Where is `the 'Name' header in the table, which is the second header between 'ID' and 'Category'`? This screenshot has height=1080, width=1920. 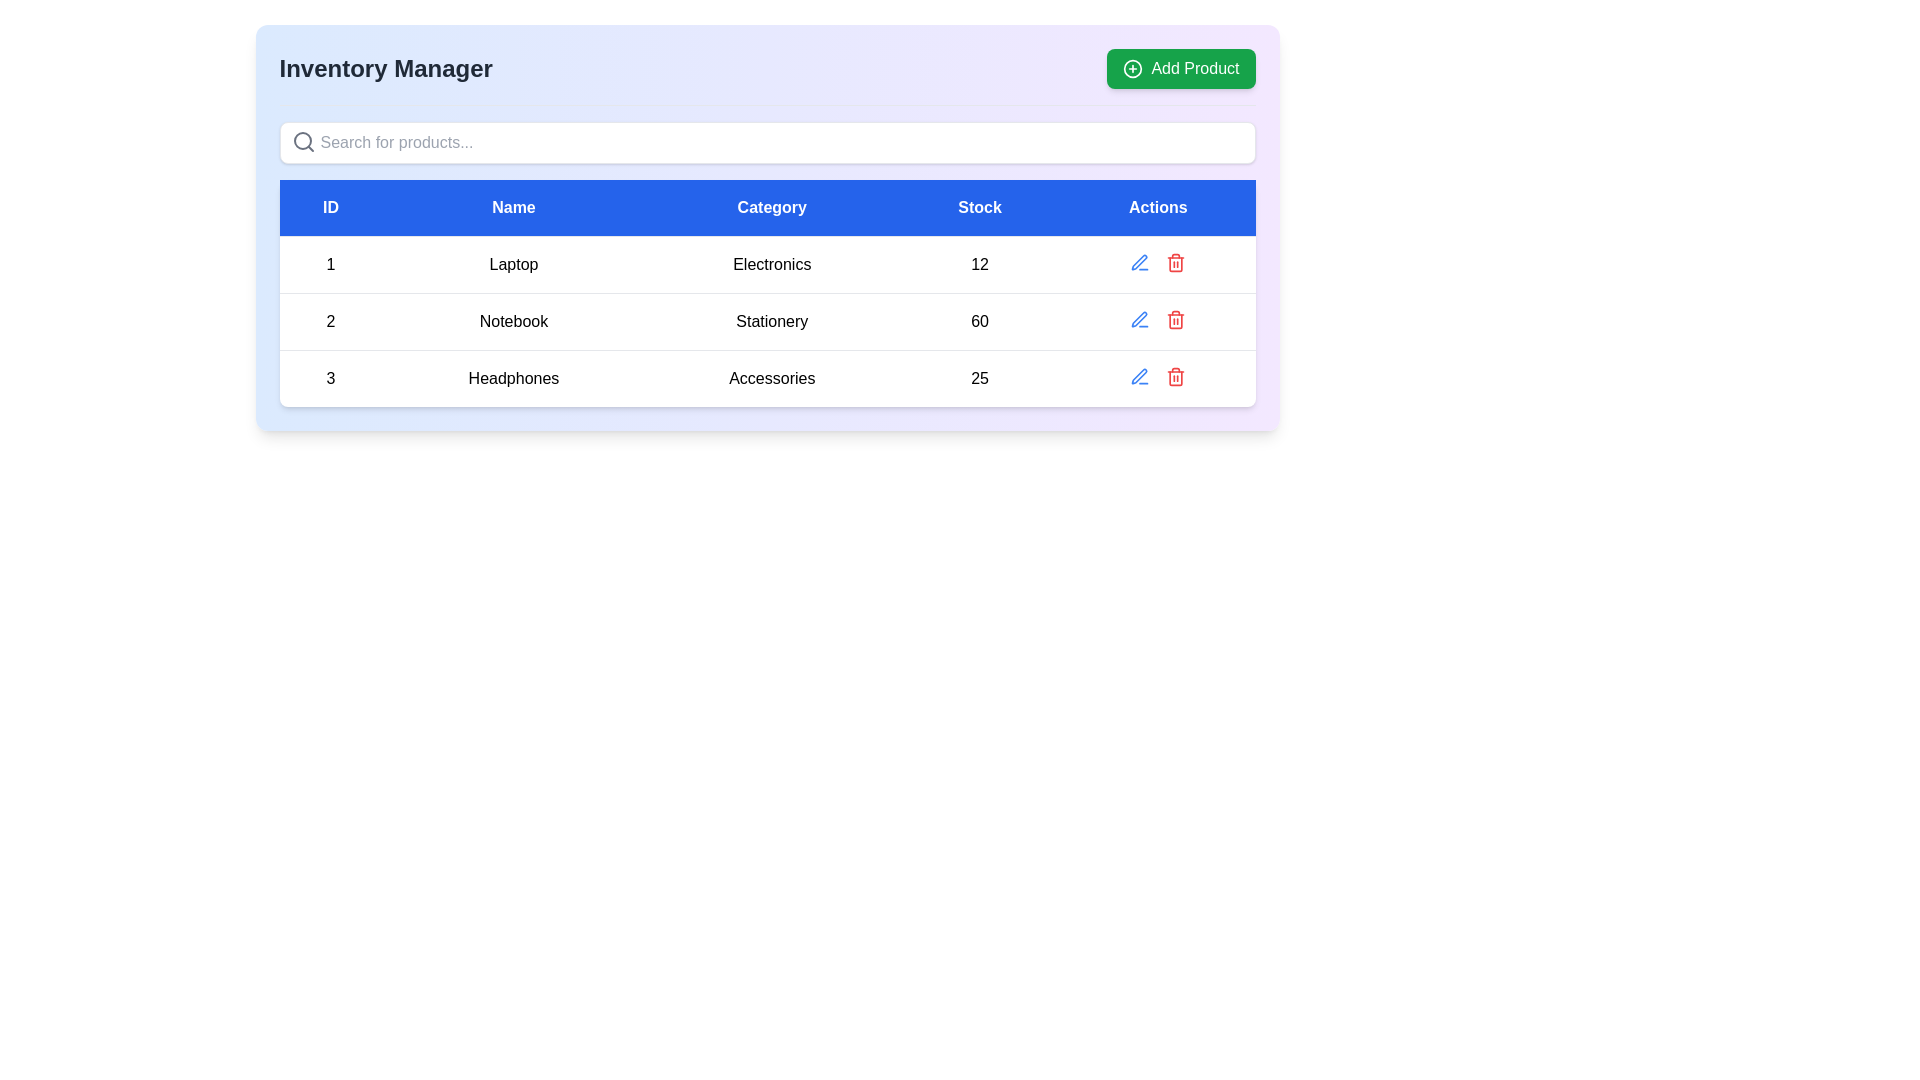 the 'Name' header in the table, which is the second header between 'ID' and 'Category' is located at coordinates (513, 208).